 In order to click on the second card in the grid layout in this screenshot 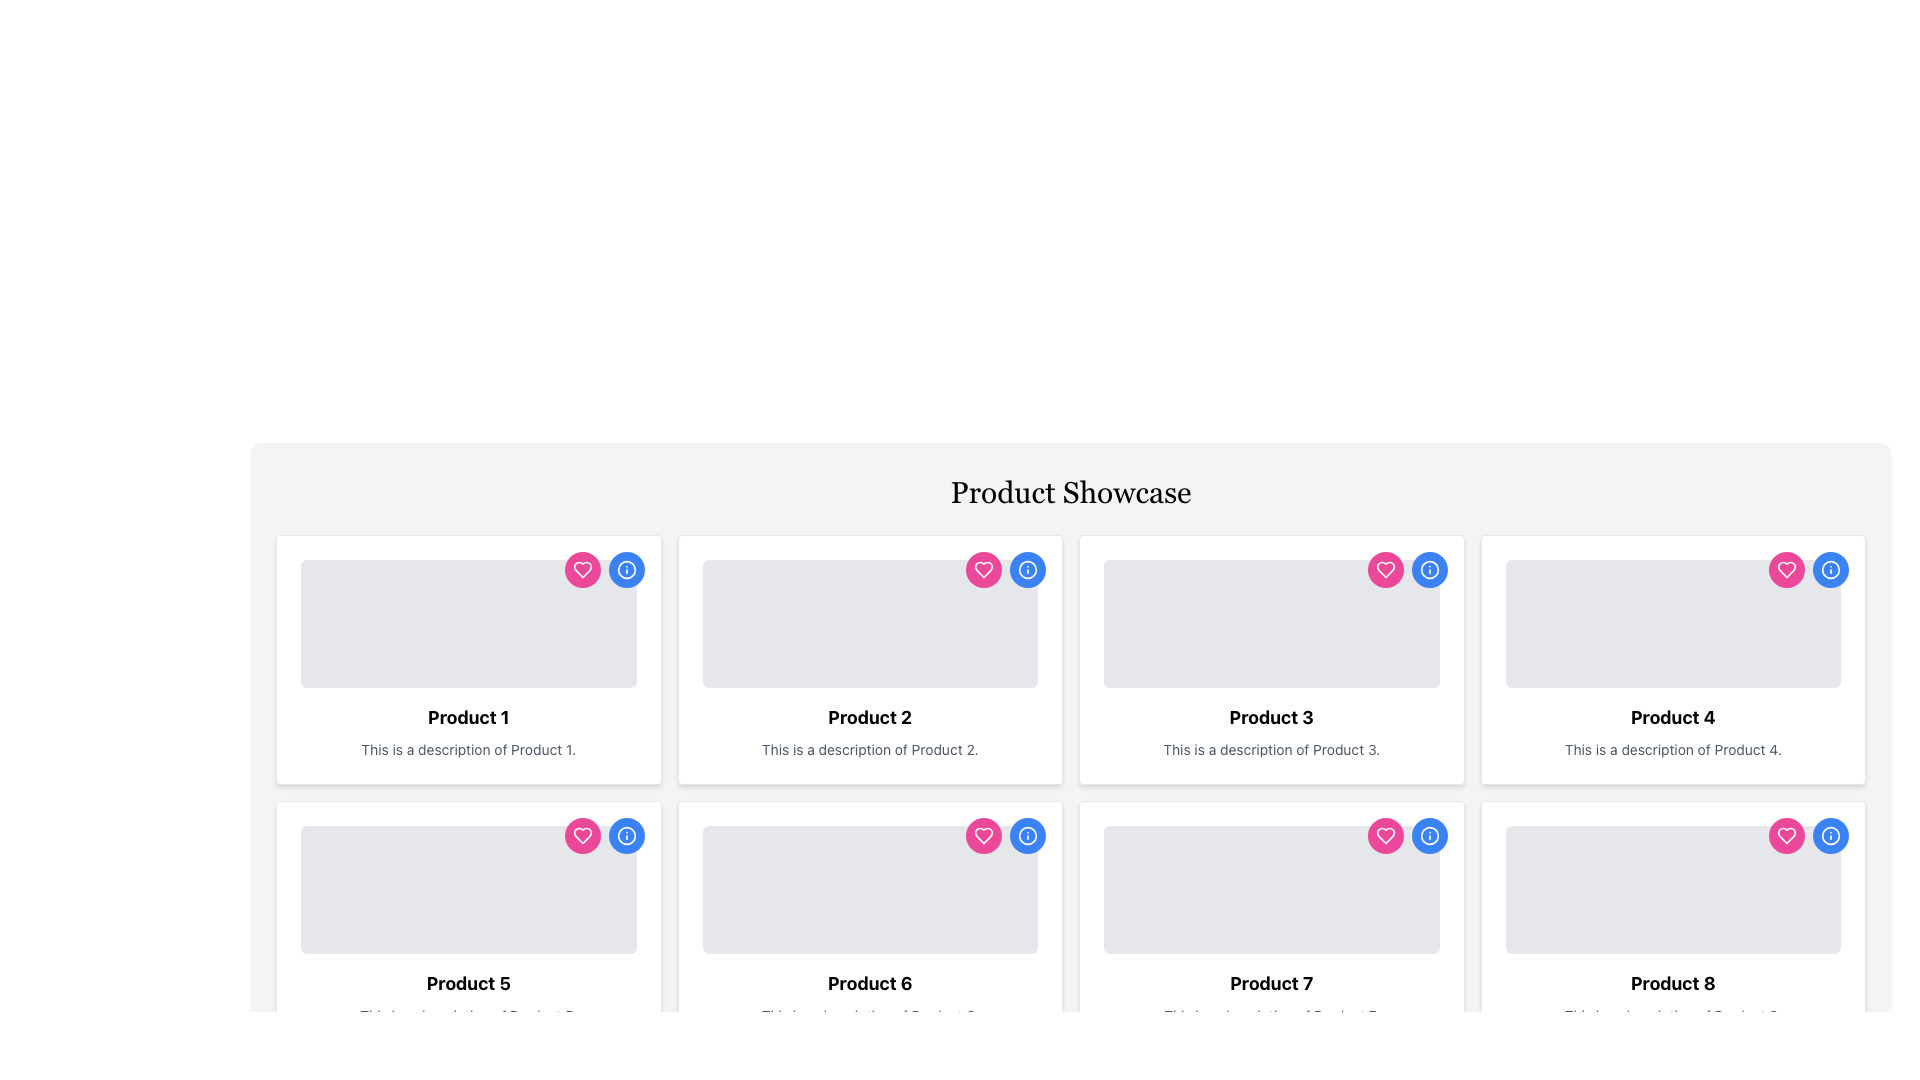, I will do `click(870, 659)`.